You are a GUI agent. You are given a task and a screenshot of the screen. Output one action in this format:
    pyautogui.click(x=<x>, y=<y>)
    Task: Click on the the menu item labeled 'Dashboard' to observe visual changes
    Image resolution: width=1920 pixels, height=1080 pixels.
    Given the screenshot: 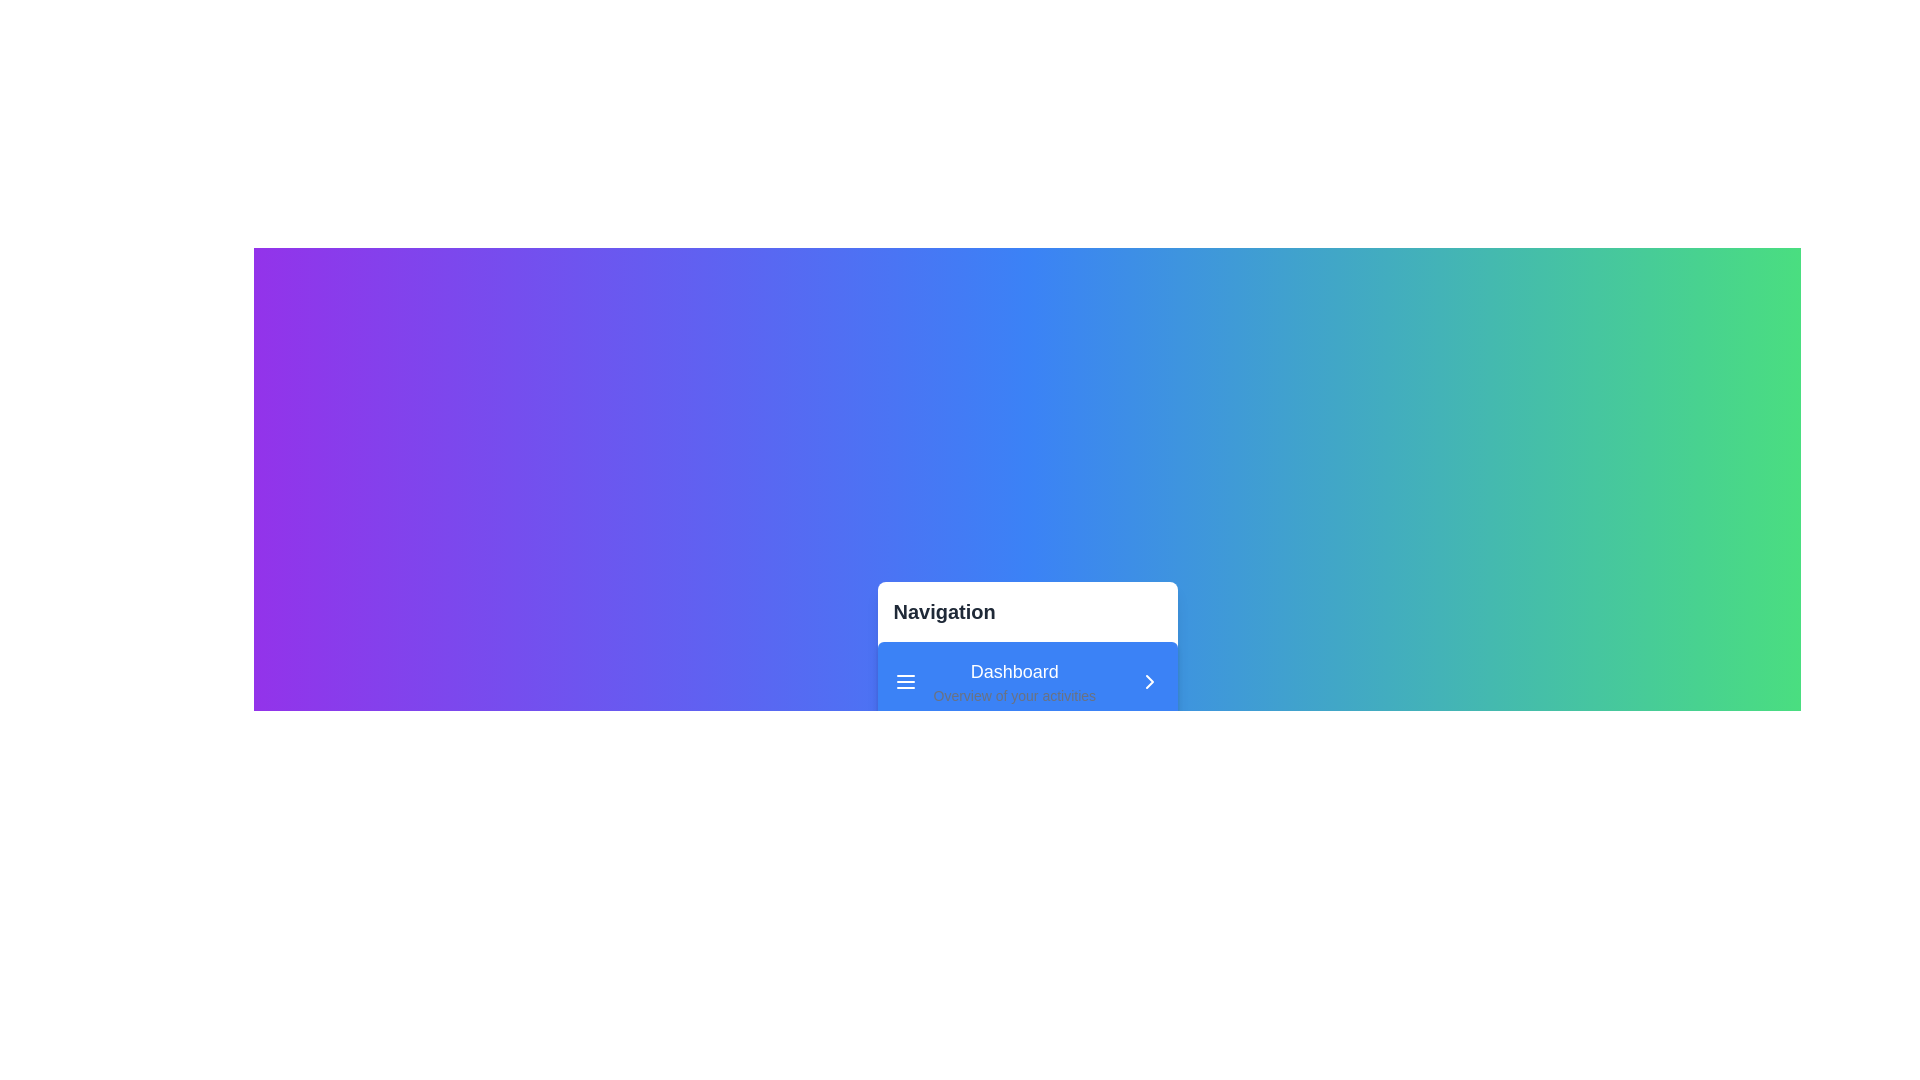 What is the action you would take?
    pyautogui.click(x=1027, y=681)
    